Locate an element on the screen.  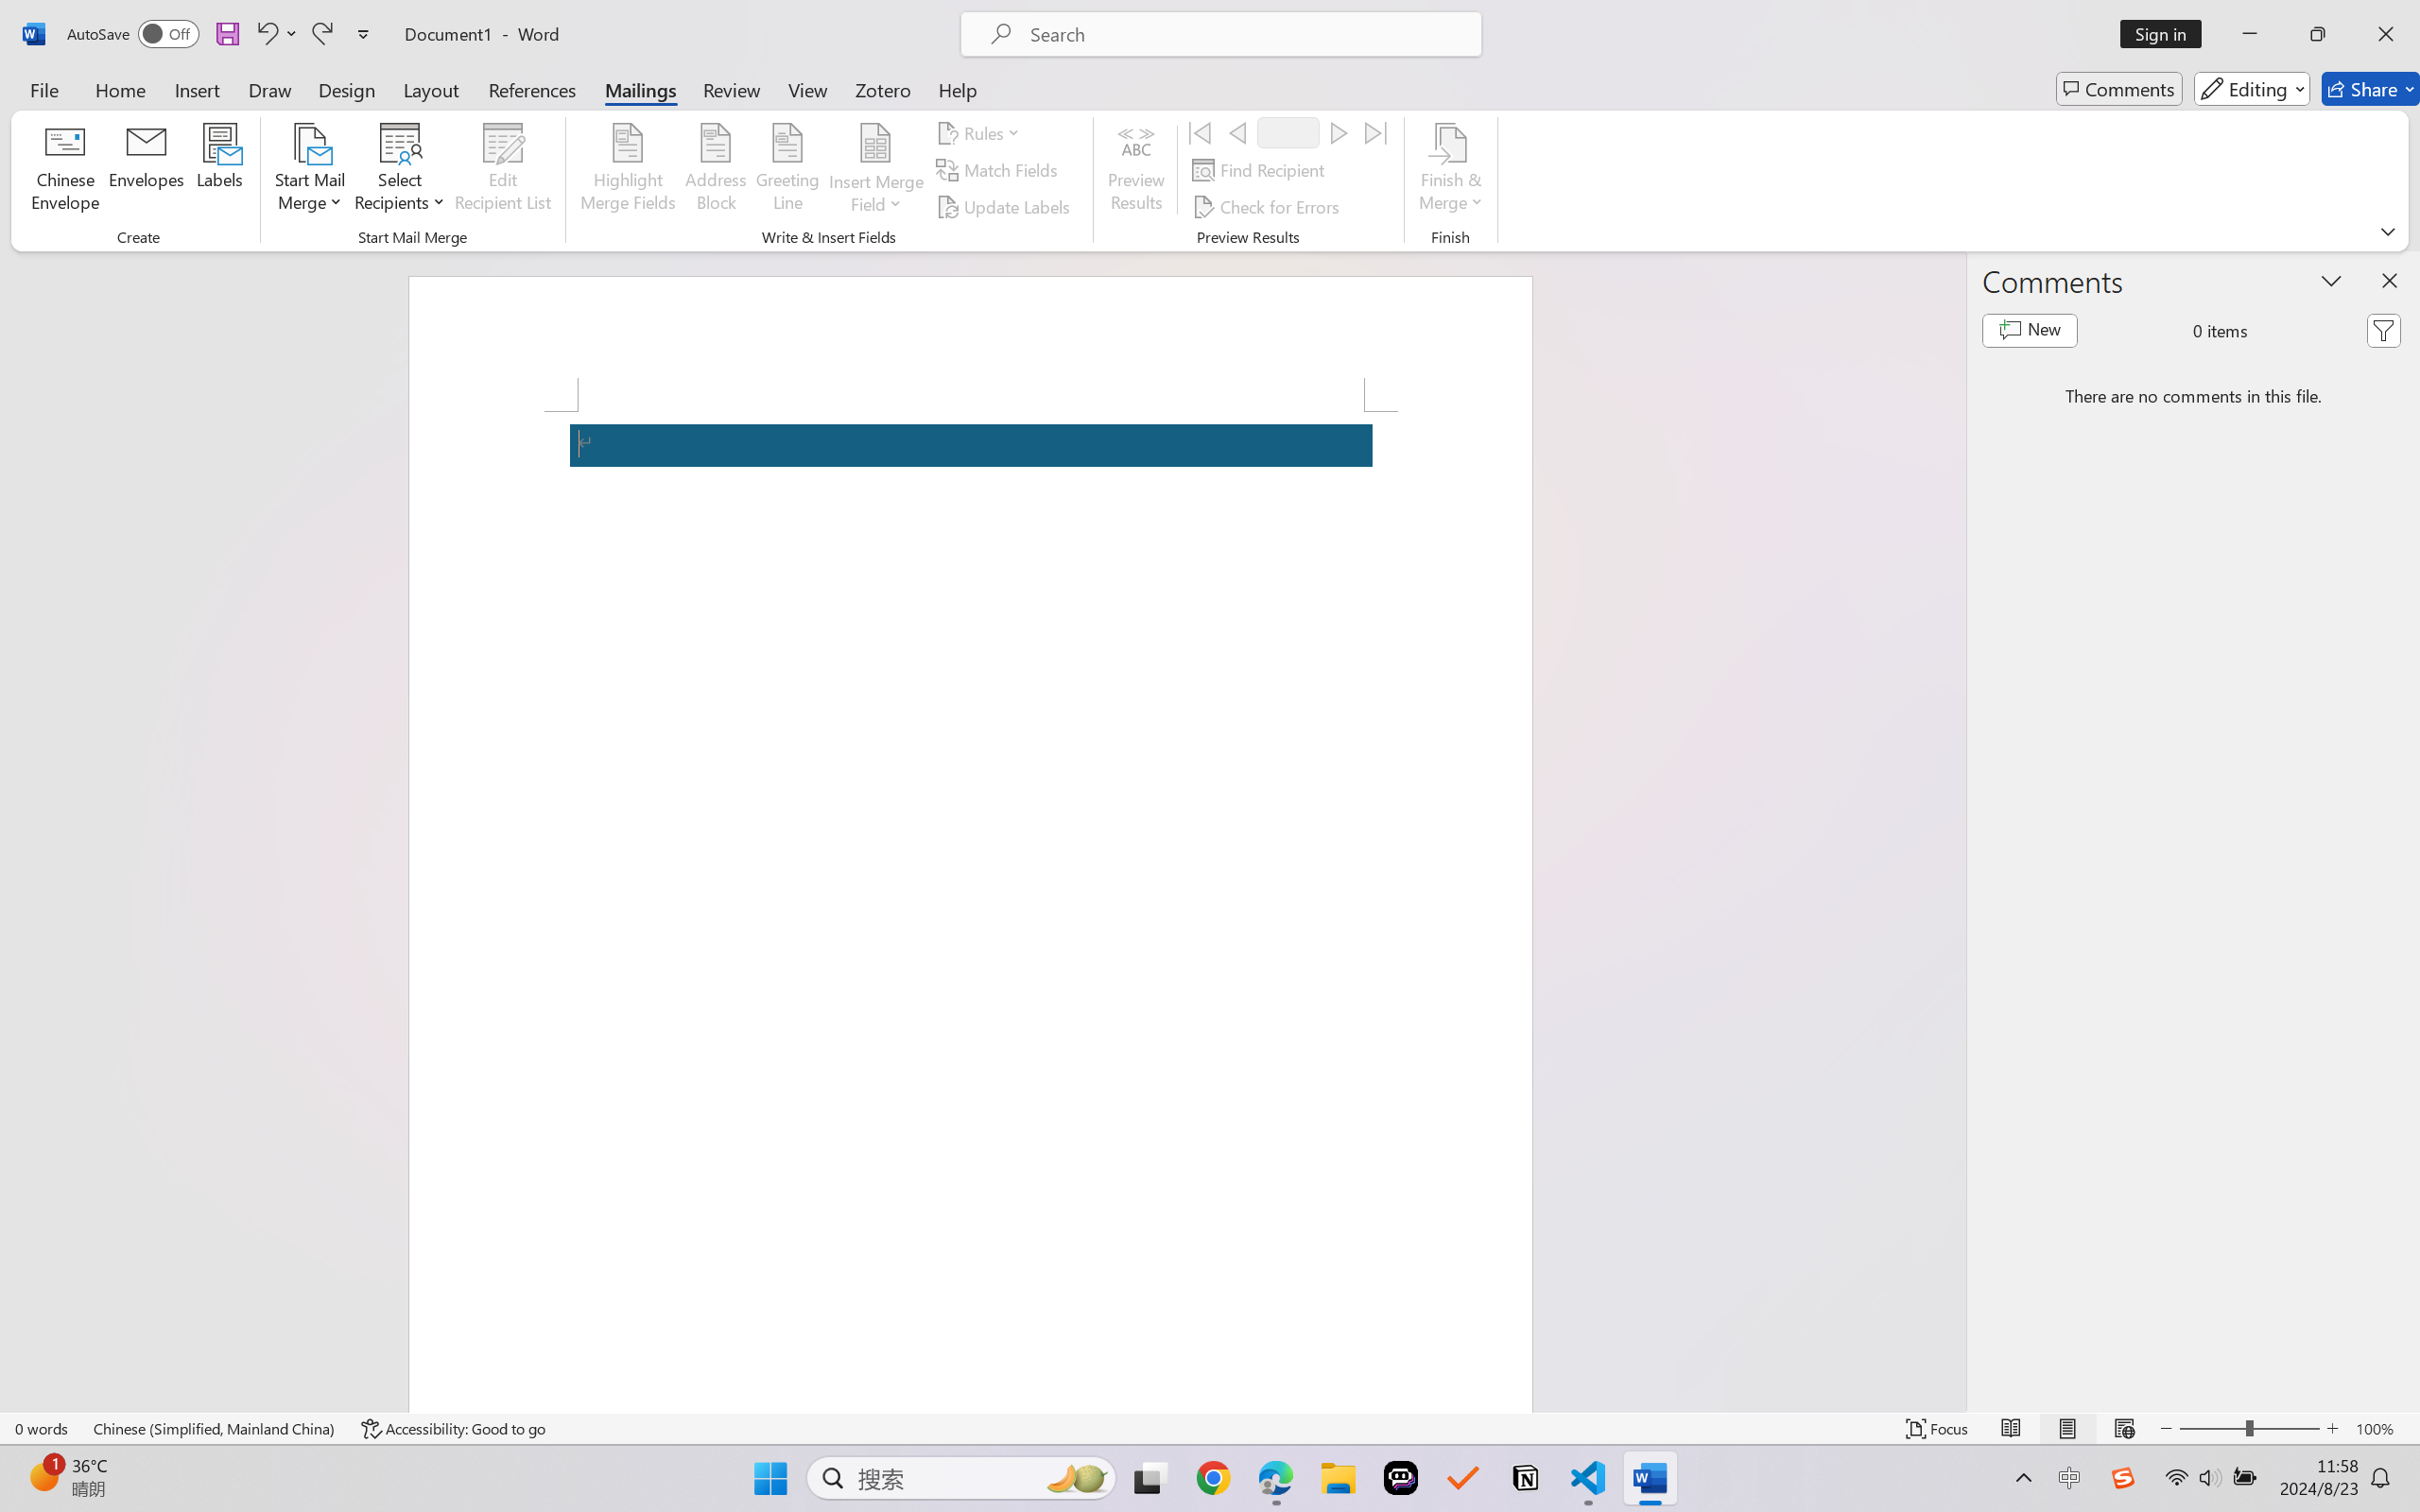
'Previous' is located at coordinates (1236, 131).